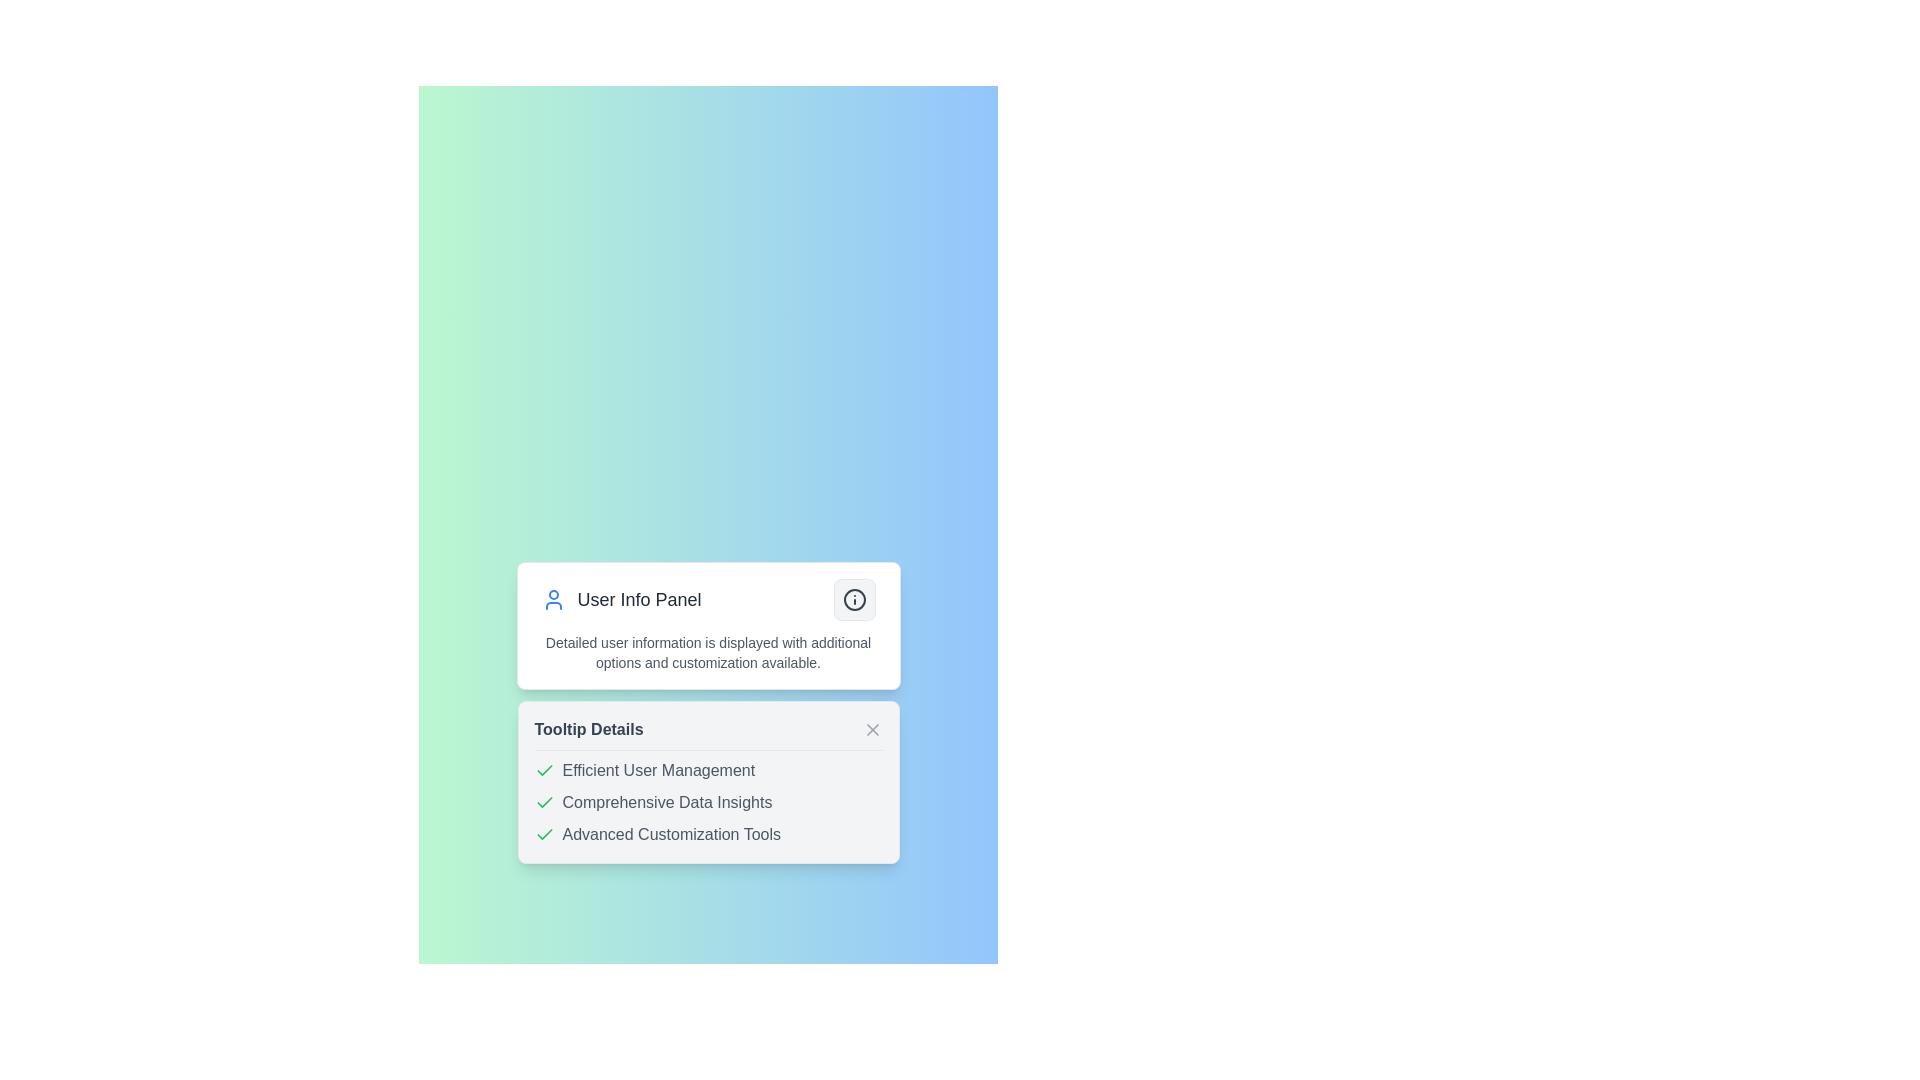 The width and height of the screenshot is (1920, 1080). I want to click on the circular SVG graphic icon located in the top-right corner of the 'User Info Panel' card, so click(854, 599).